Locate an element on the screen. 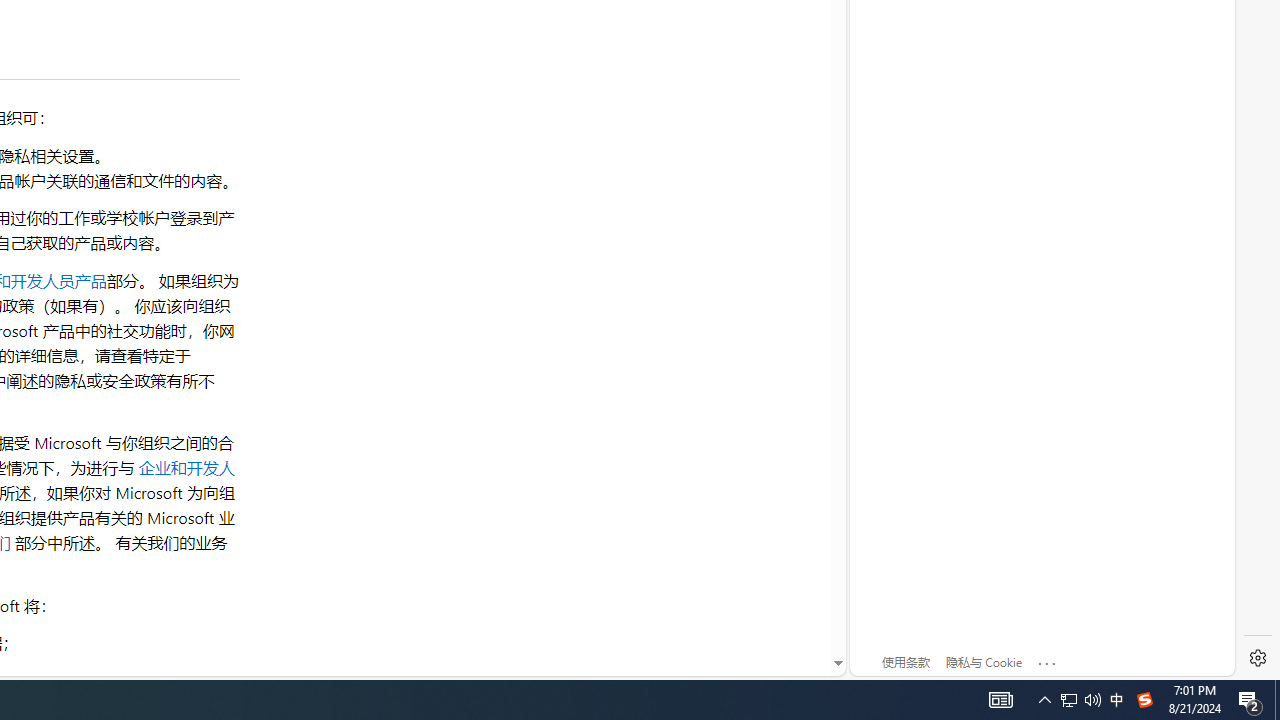 The height and width of the screenshot is (720, 1280). 'Action Center, 2 new notifications' is located at coordinates (1250, 698).